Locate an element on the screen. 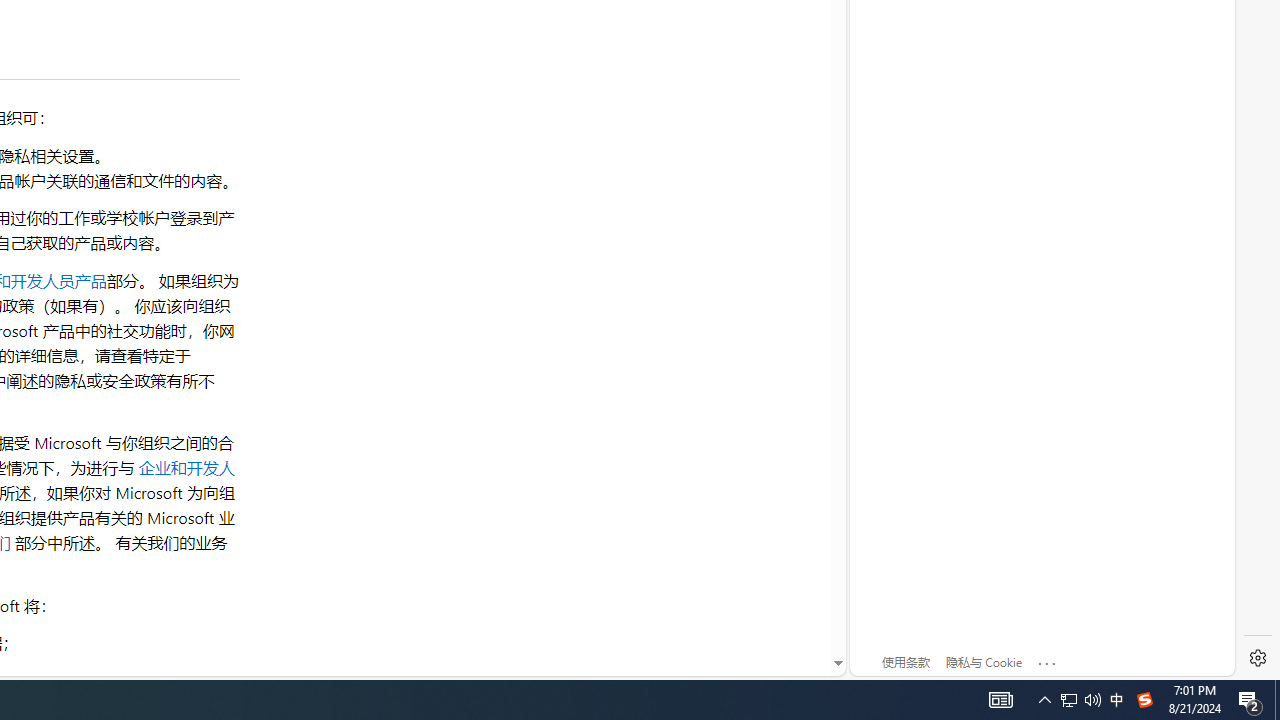 The height and width of the screenshot is (720, 1280). 'Action Center, 2 new notifications' is located at coordinates (1250, 698).